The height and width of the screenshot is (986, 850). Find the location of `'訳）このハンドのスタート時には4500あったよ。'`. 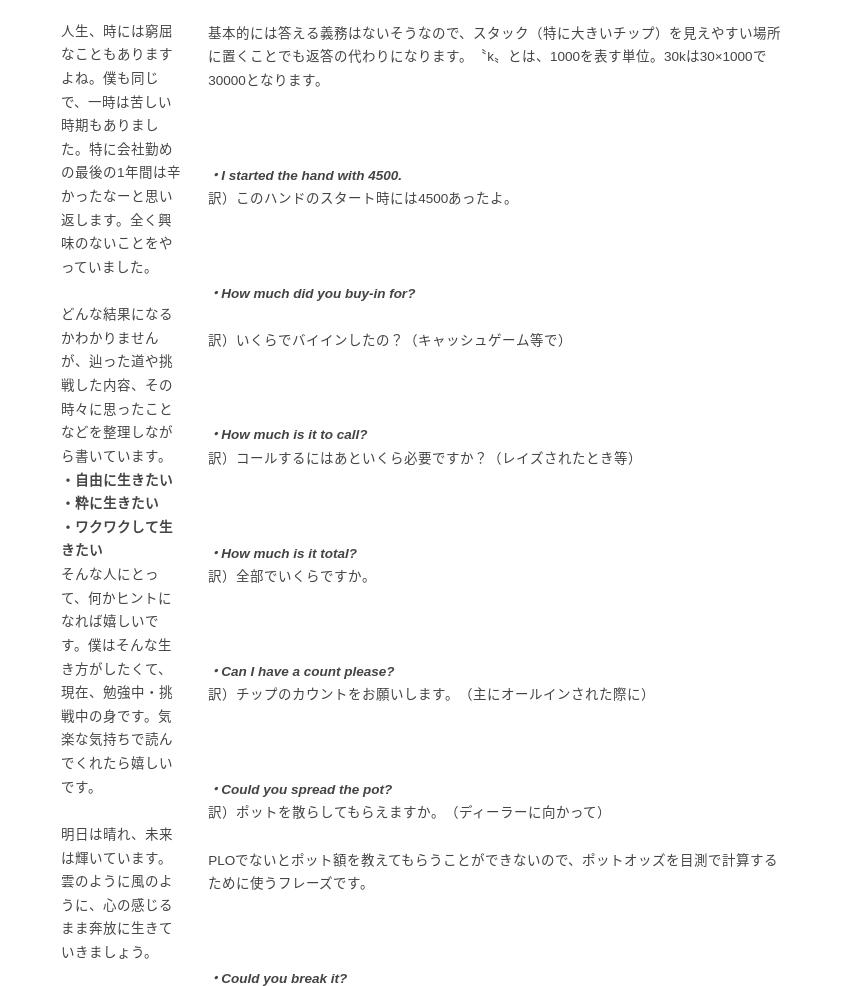

'訳）このハンドのスタート時には4500あったよ。' is located at coordinates (206, 197).